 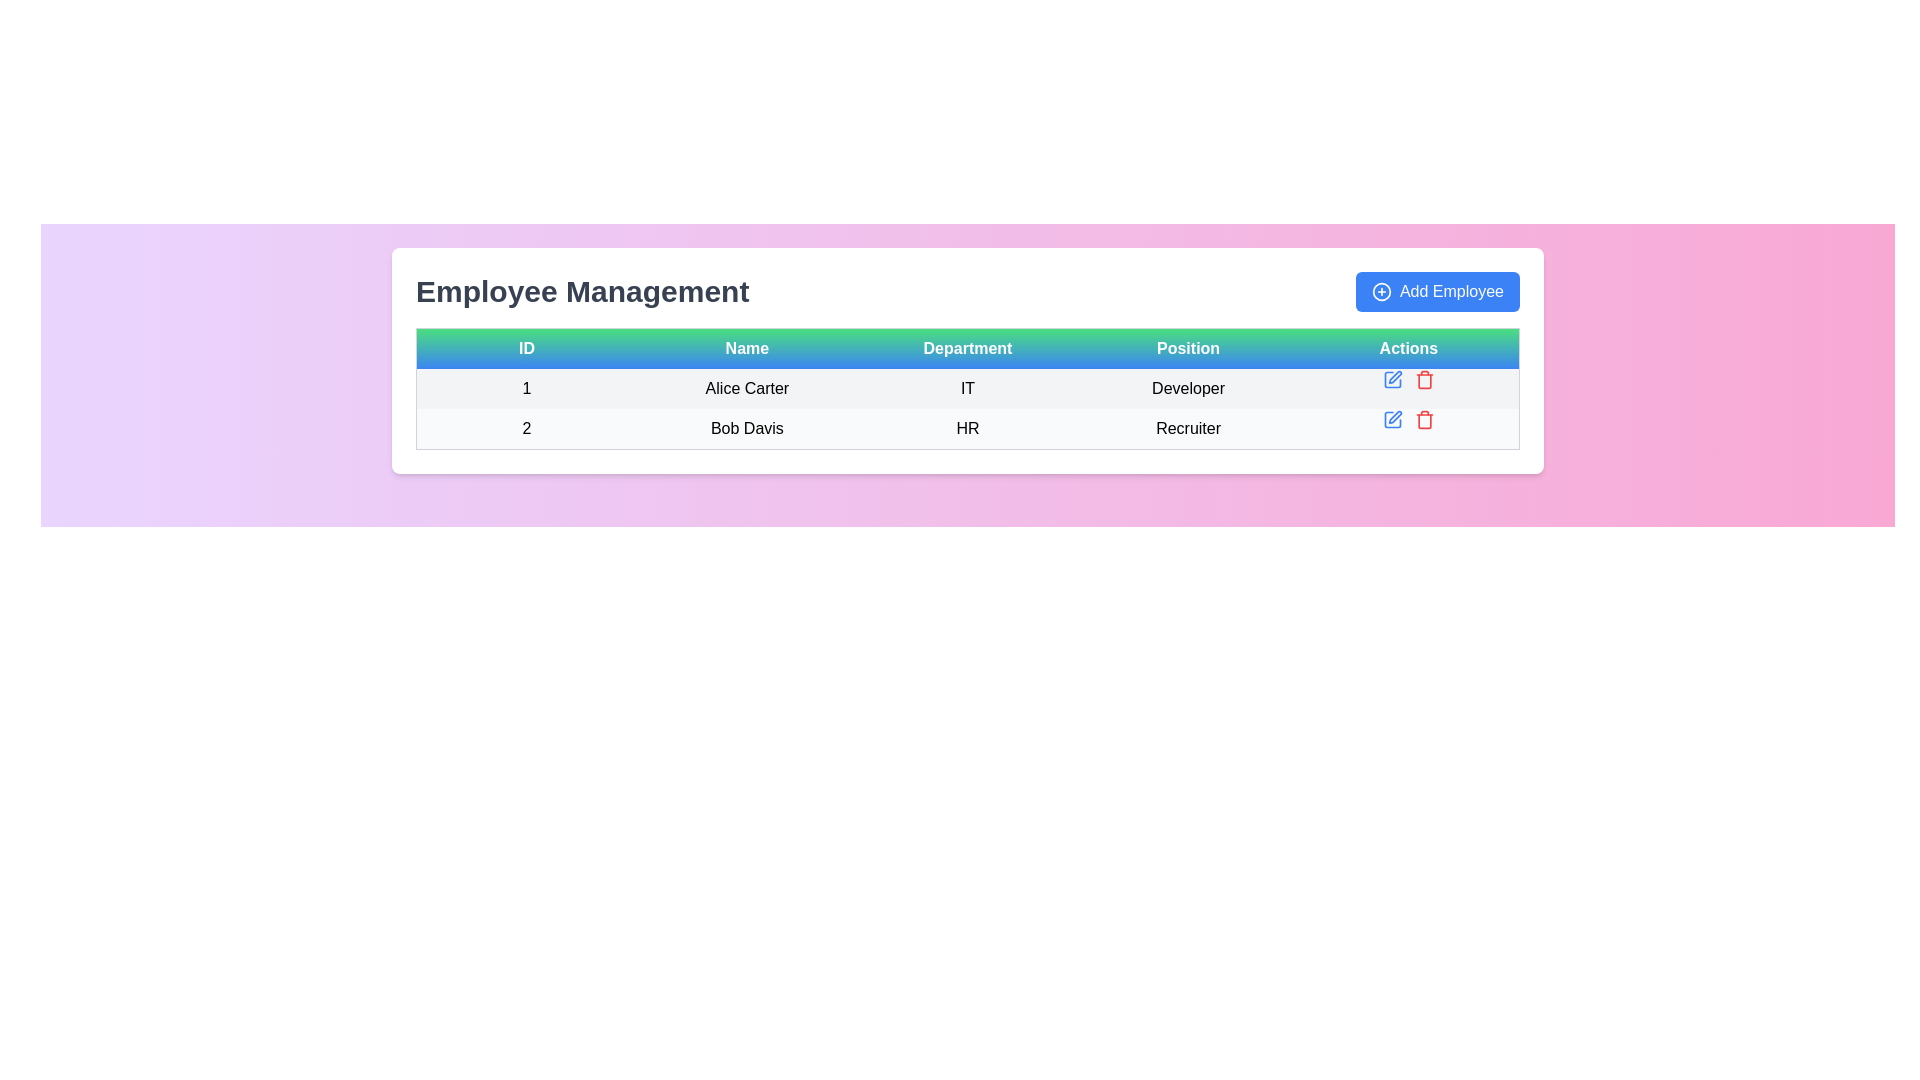 I want to click on the edit icon in the Actions column of the second row, so click(x=1391, y=380).